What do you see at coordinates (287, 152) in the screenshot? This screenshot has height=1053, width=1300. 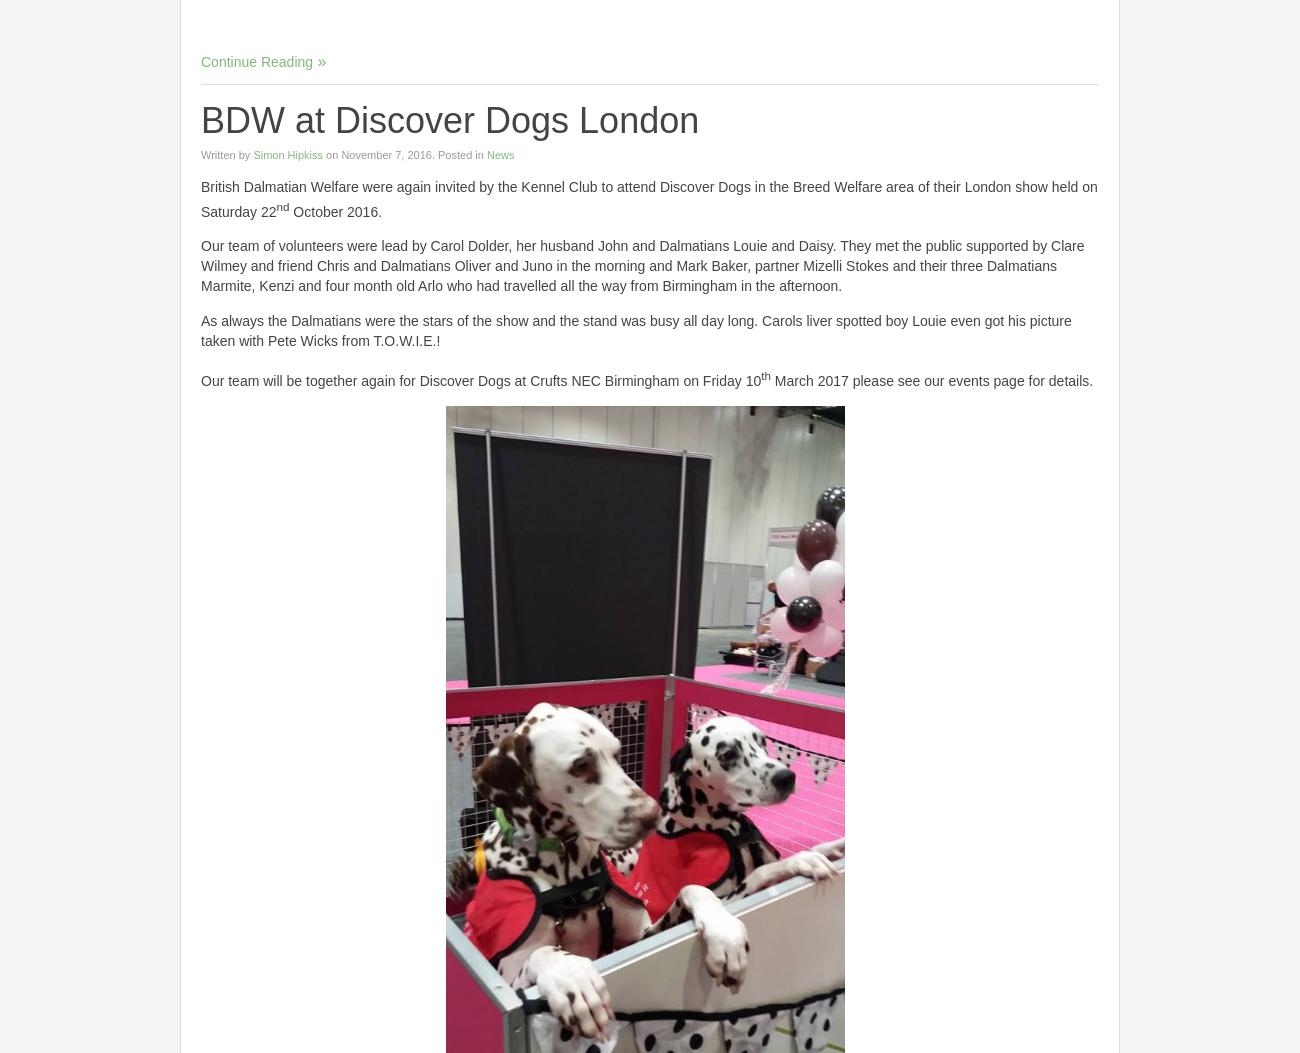 I see `'Simon Hipkiss'` at bounding box center [287, 152].